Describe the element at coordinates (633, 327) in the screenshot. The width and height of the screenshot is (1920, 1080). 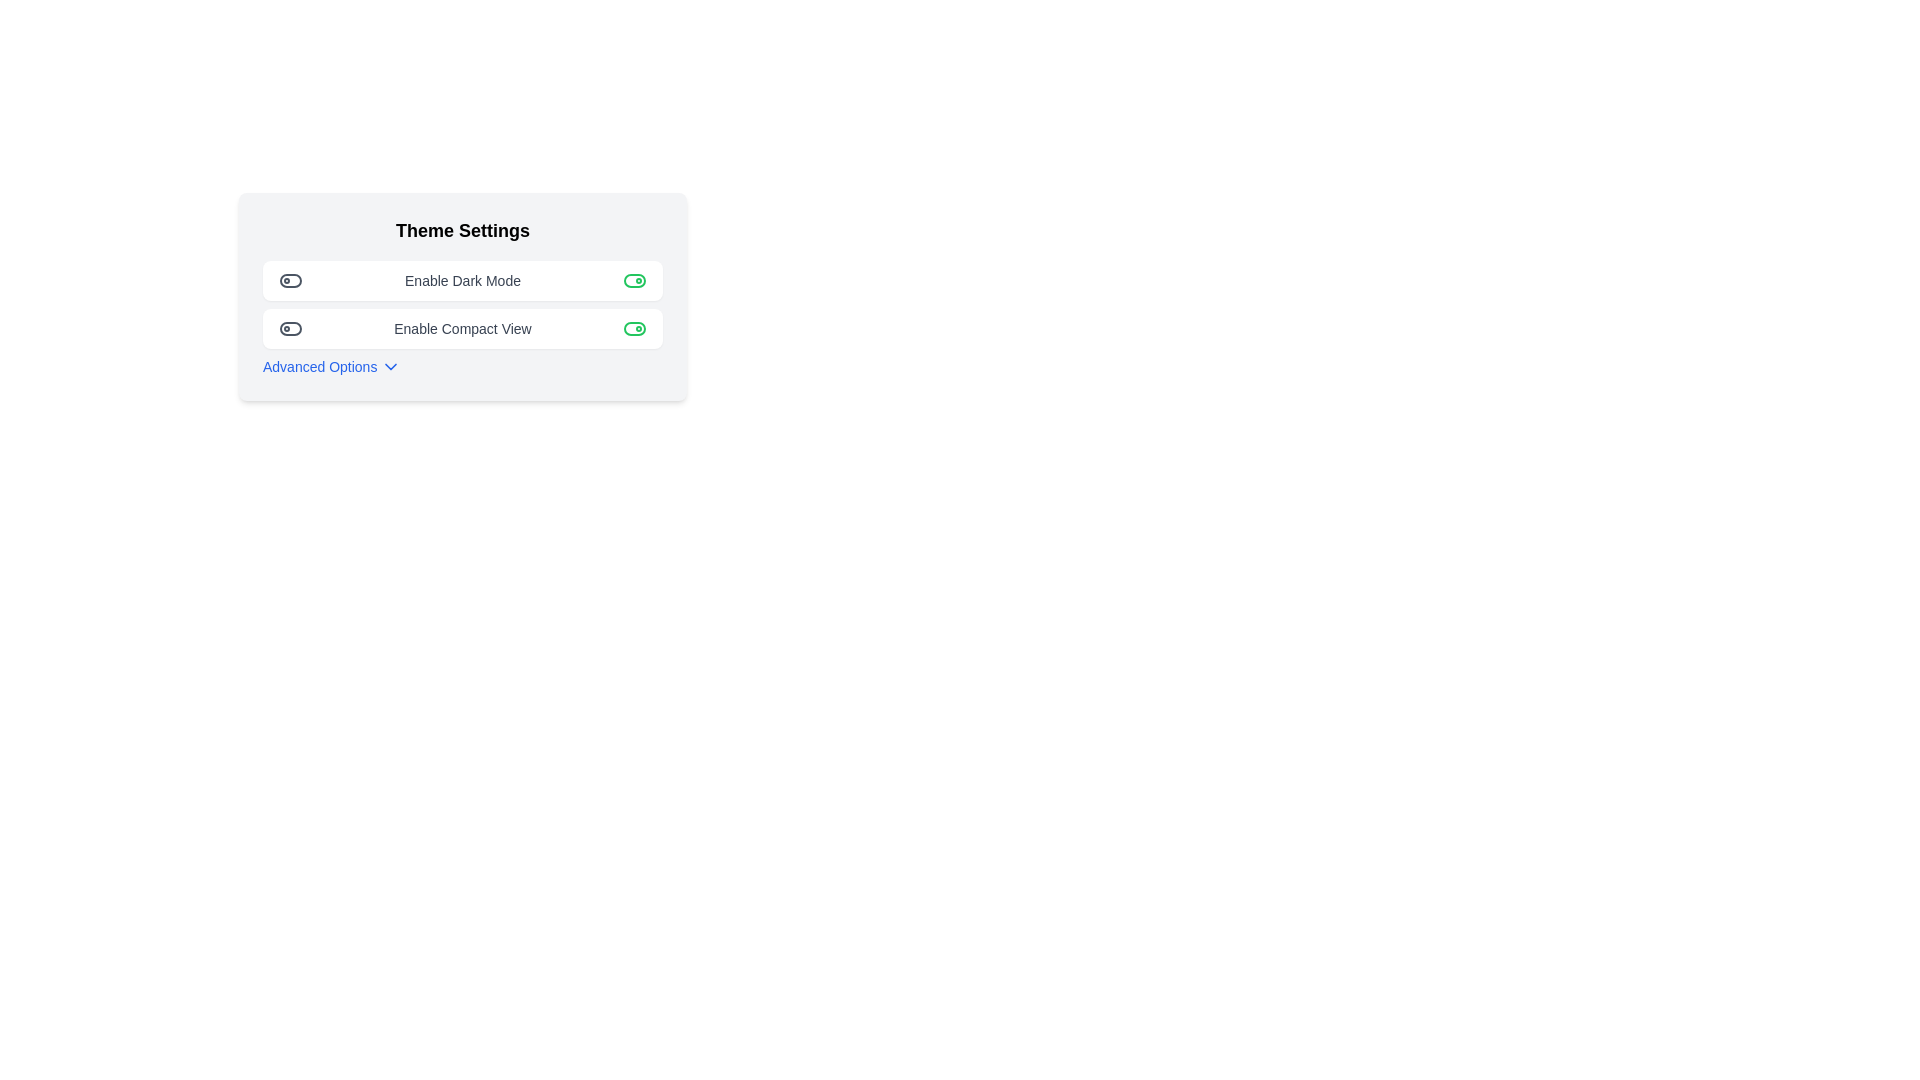
I see `the green toggle switch for 'Enable Compact View' to switch its state` at that location.